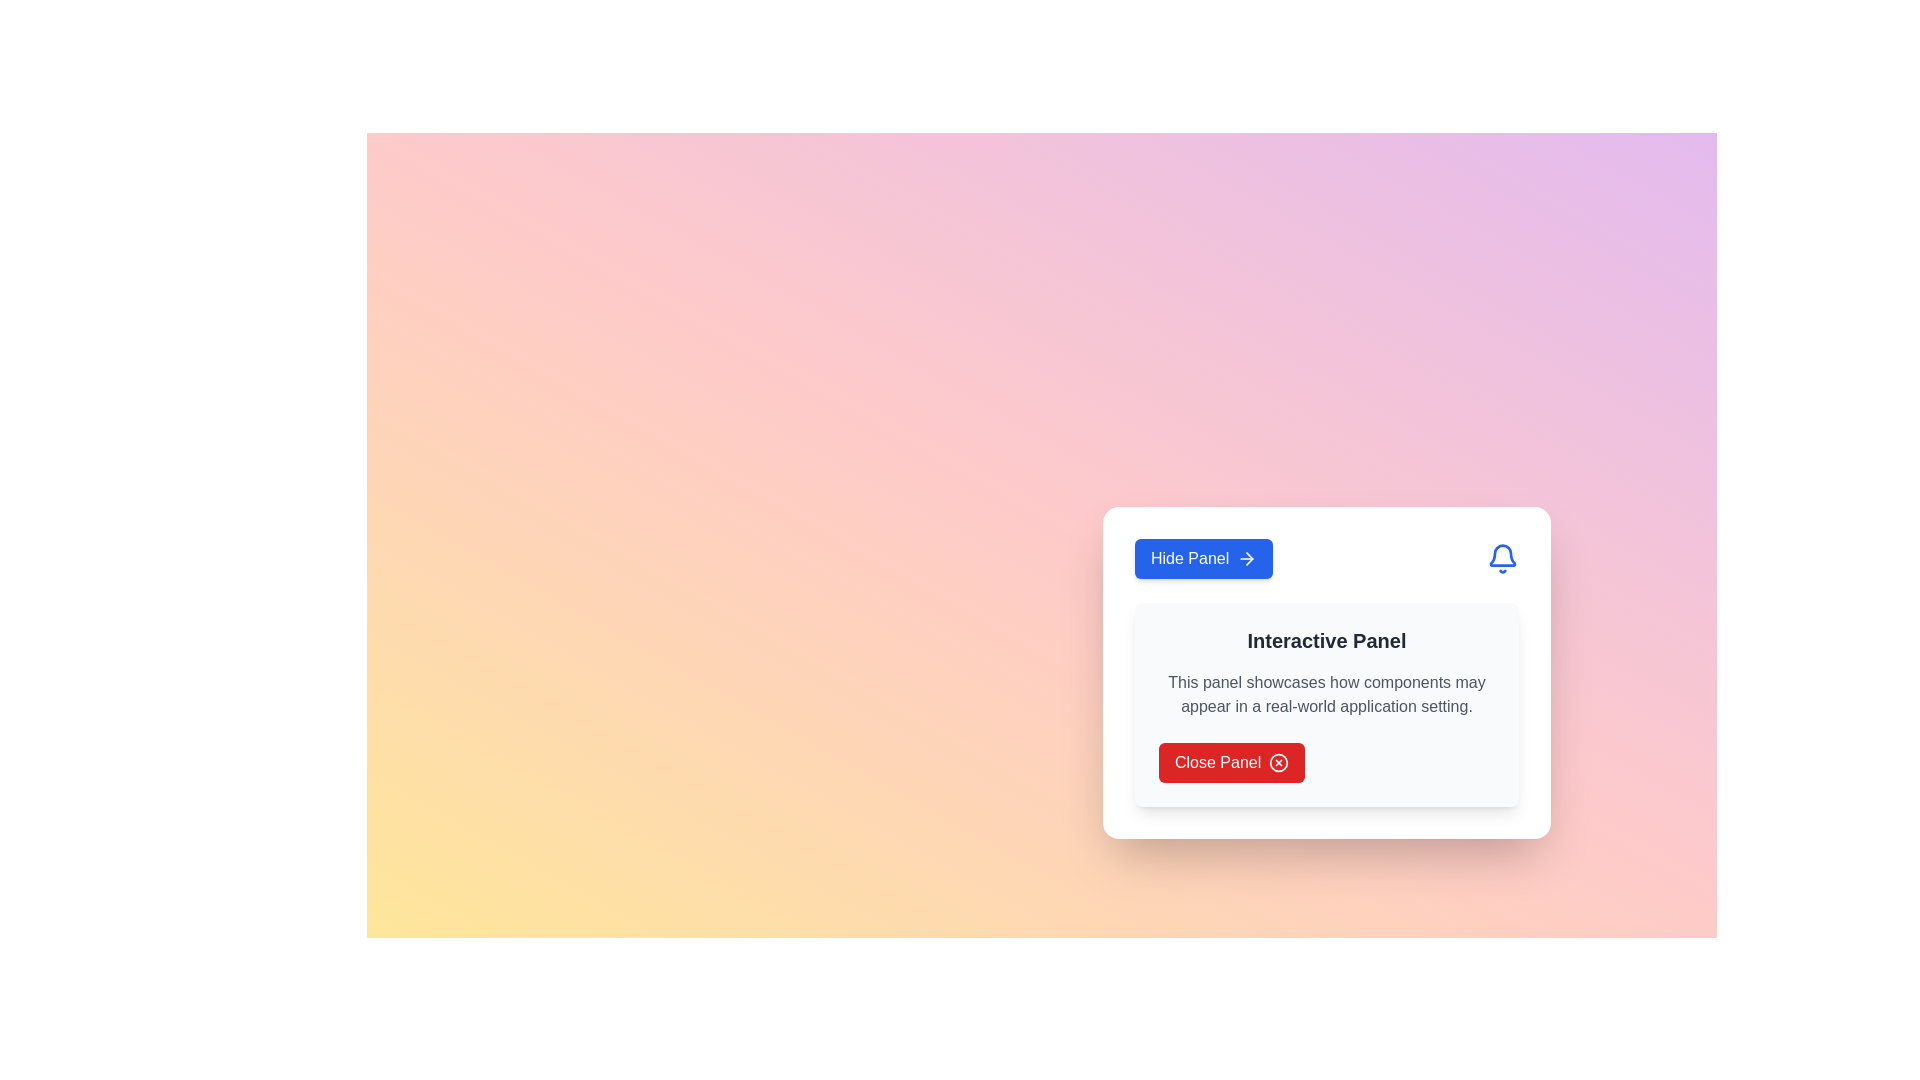 This screenshot has height=1080, width=1920. Describe the element at coordinates (1502, 555) in the screenshot. I see `the complete bell icon which includes the lower half of the bell's shape at the top-right of the panel` at that location.